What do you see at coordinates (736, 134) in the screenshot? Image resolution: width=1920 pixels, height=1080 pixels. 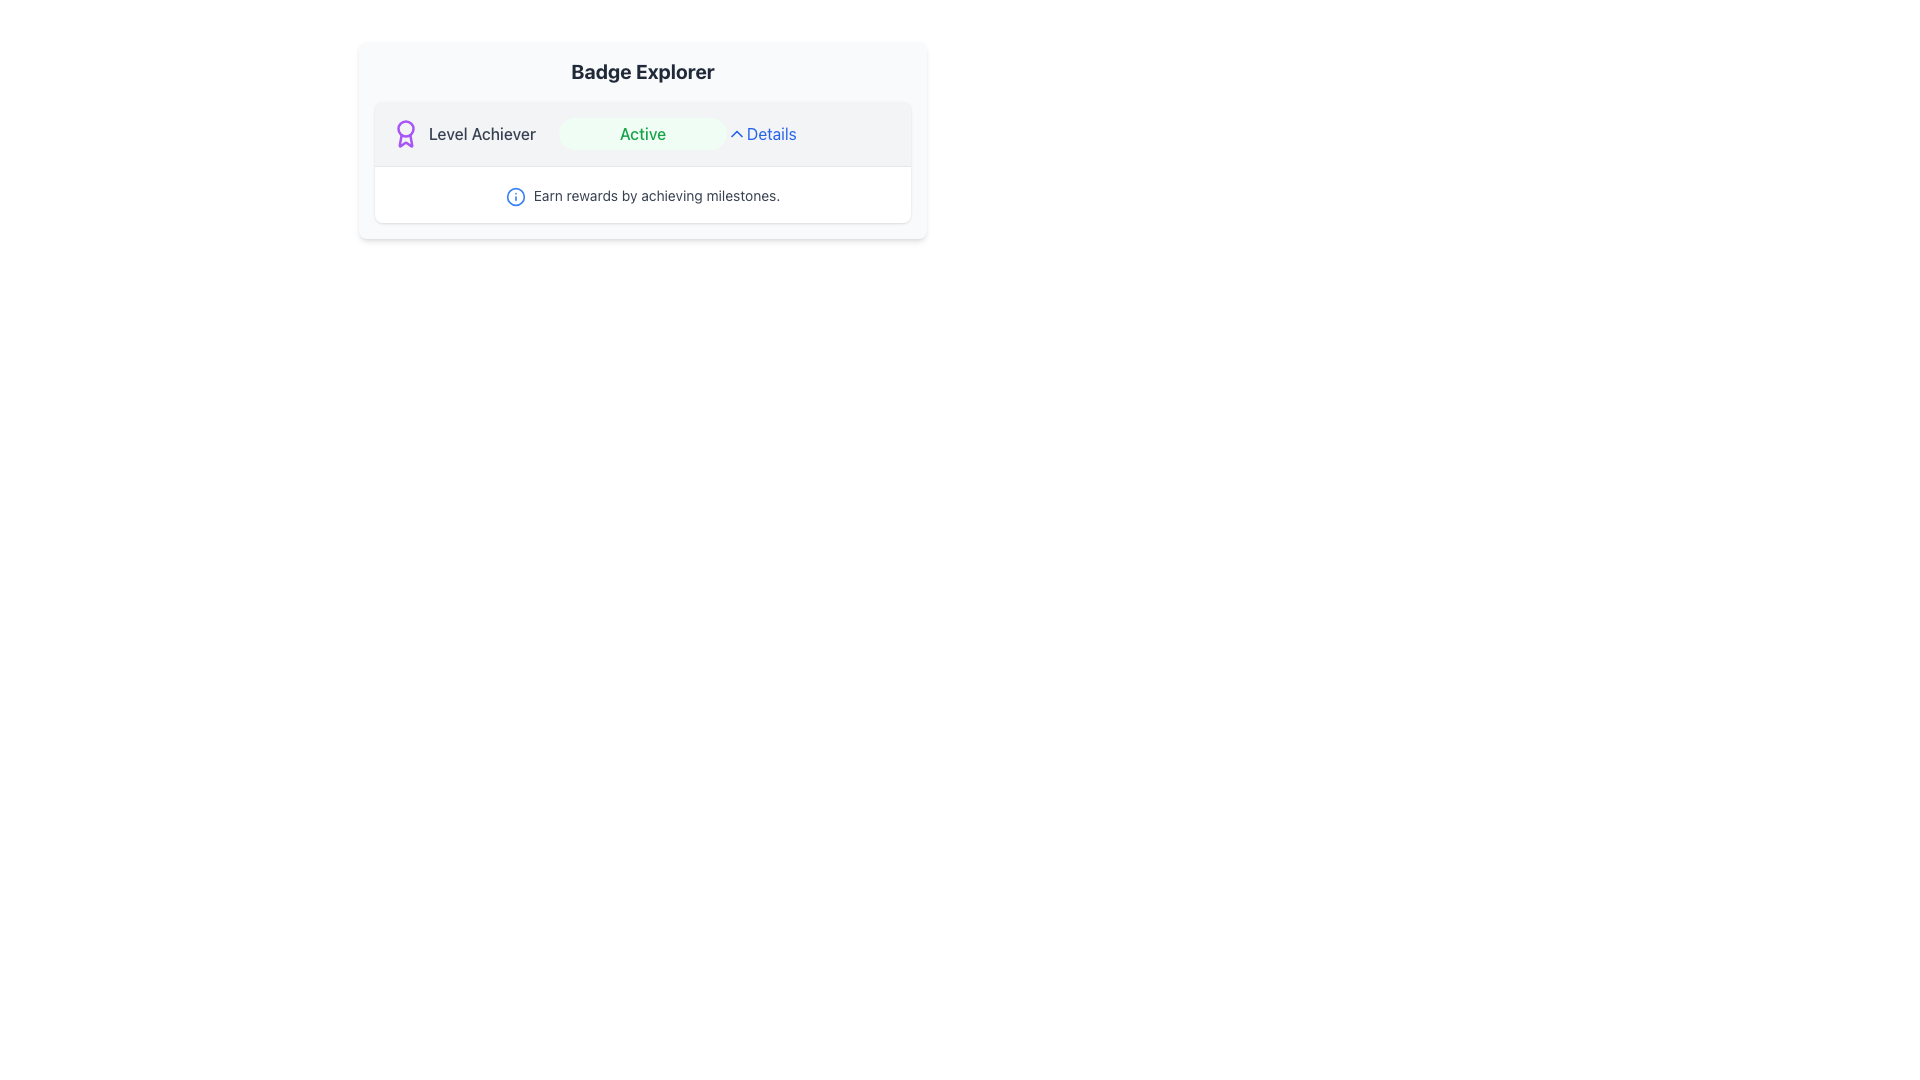 I see `the collapsible icon next to the 'Details' label in the 'Badge Explorer' section` at bounding box center [736, 134].